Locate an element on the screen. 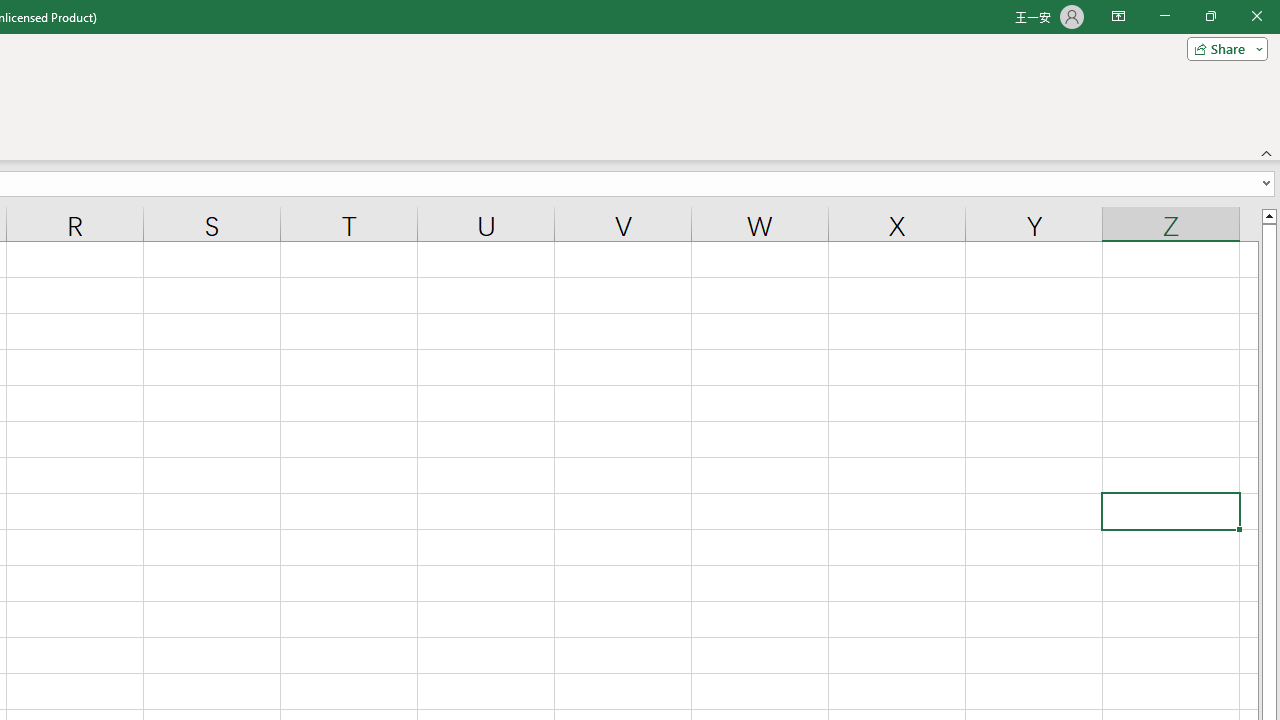  'Restore Down' is located at coordinates (1209, 16).